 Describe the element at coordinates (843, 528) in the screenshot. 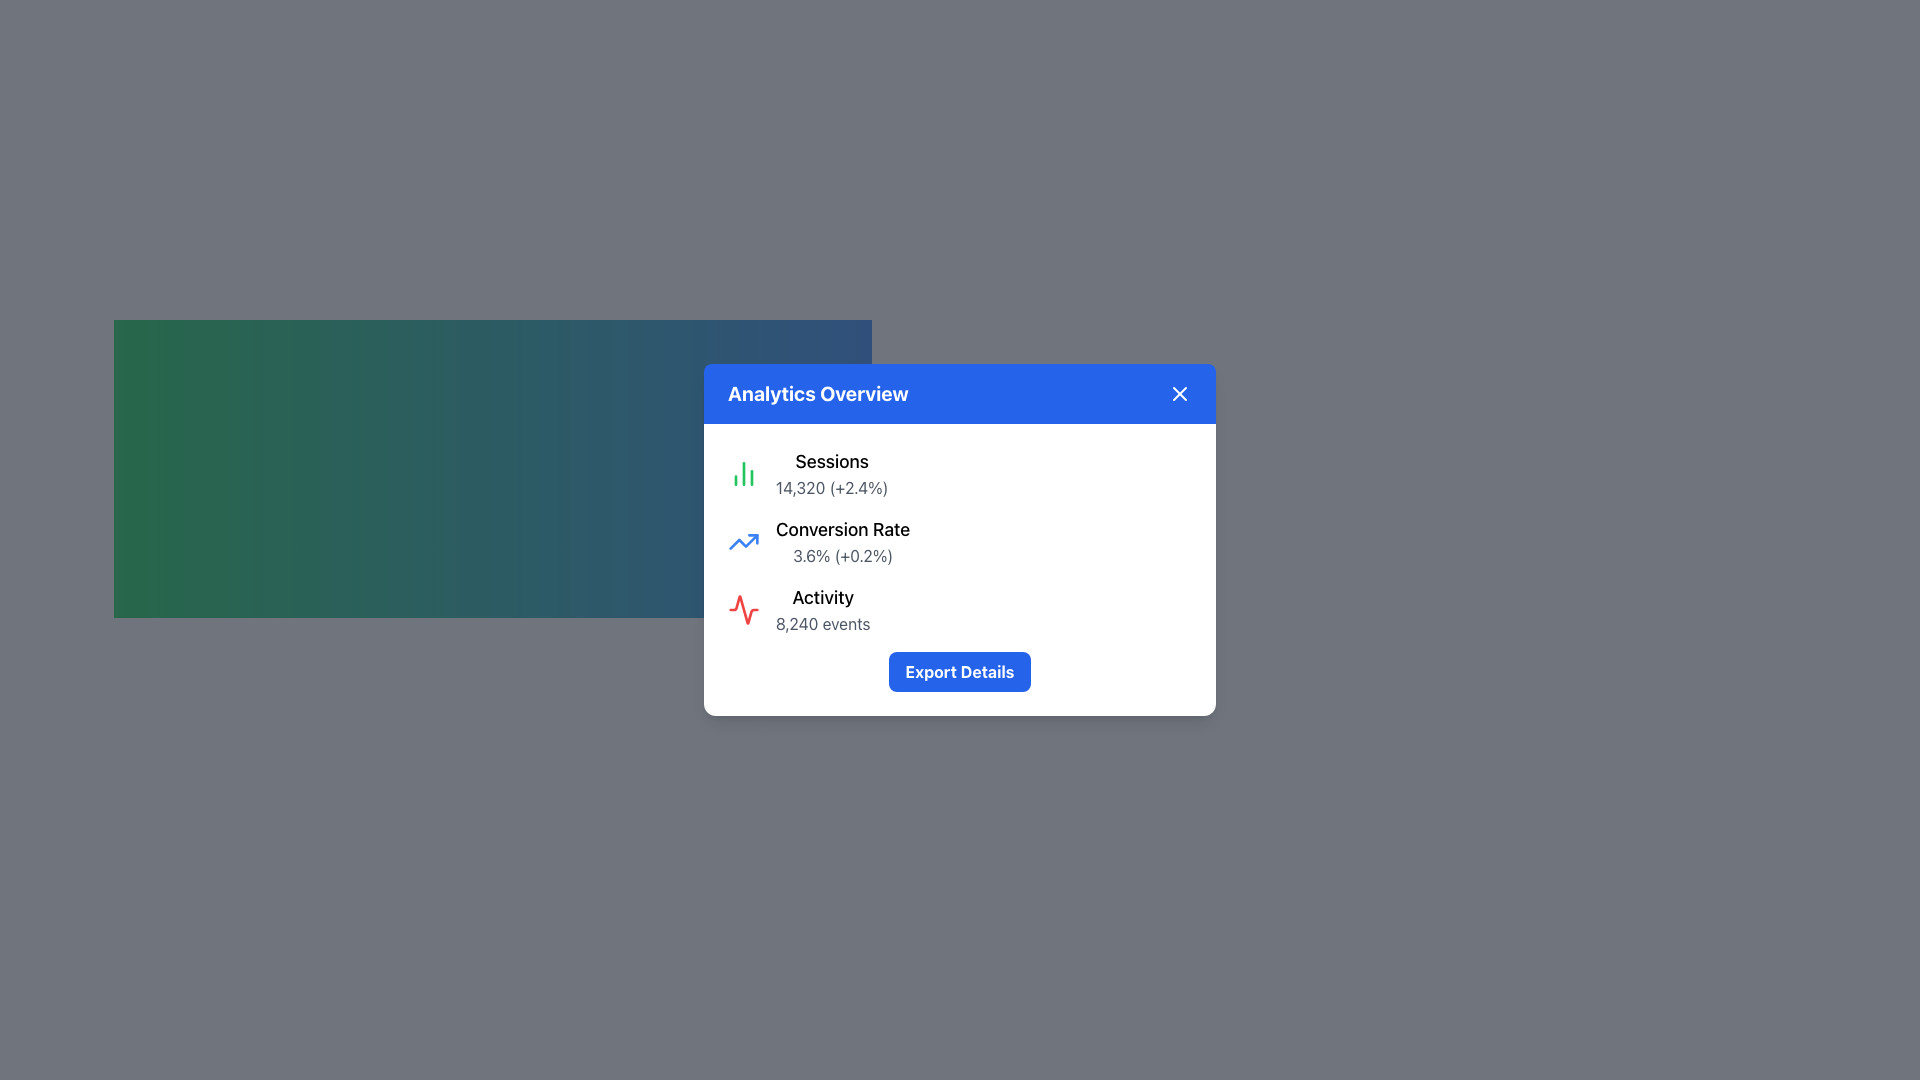

I see `the label displaying 'Conversion Rate' which is located between 'Sessions' and '3.6% (+0.2%)' in the 'Analytics Overview' popup` at that location.